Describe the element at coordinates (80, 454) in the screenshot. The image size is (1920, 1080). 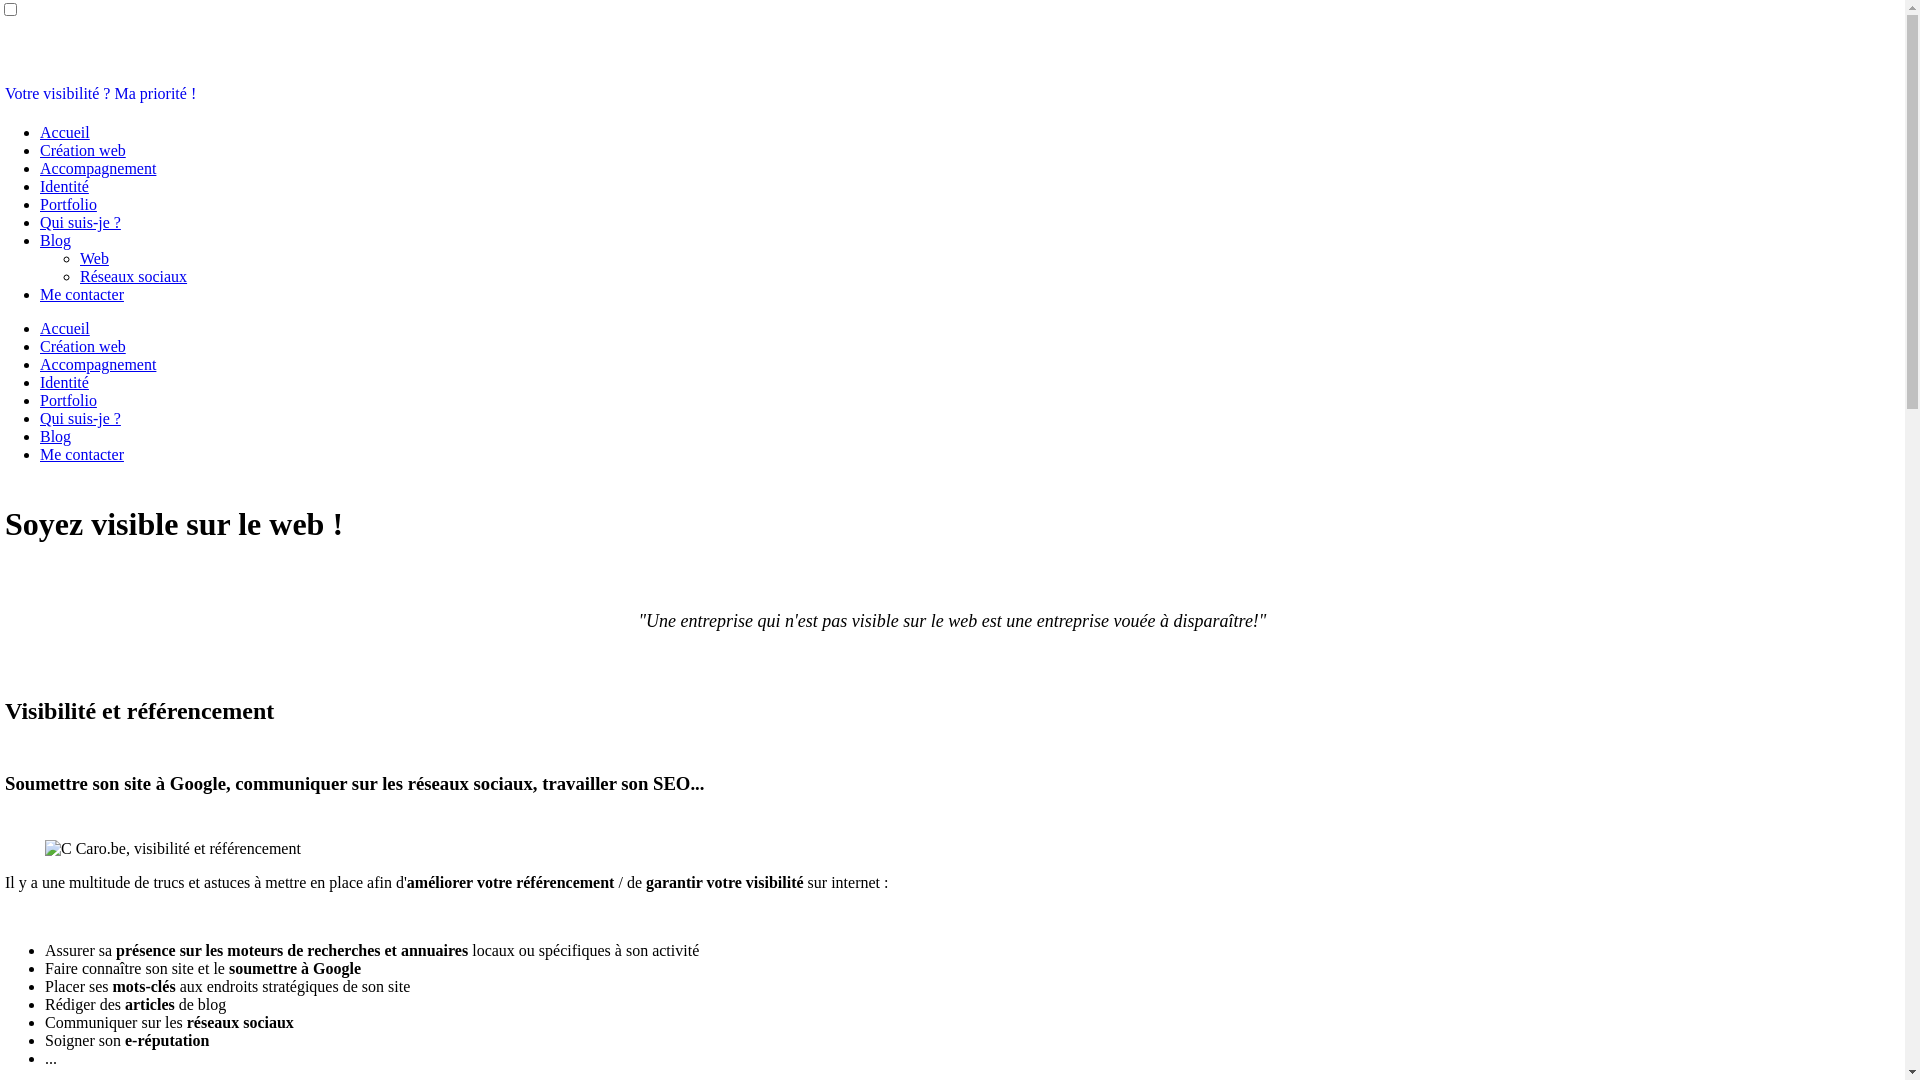
I see `'Me contacter'` at that location.